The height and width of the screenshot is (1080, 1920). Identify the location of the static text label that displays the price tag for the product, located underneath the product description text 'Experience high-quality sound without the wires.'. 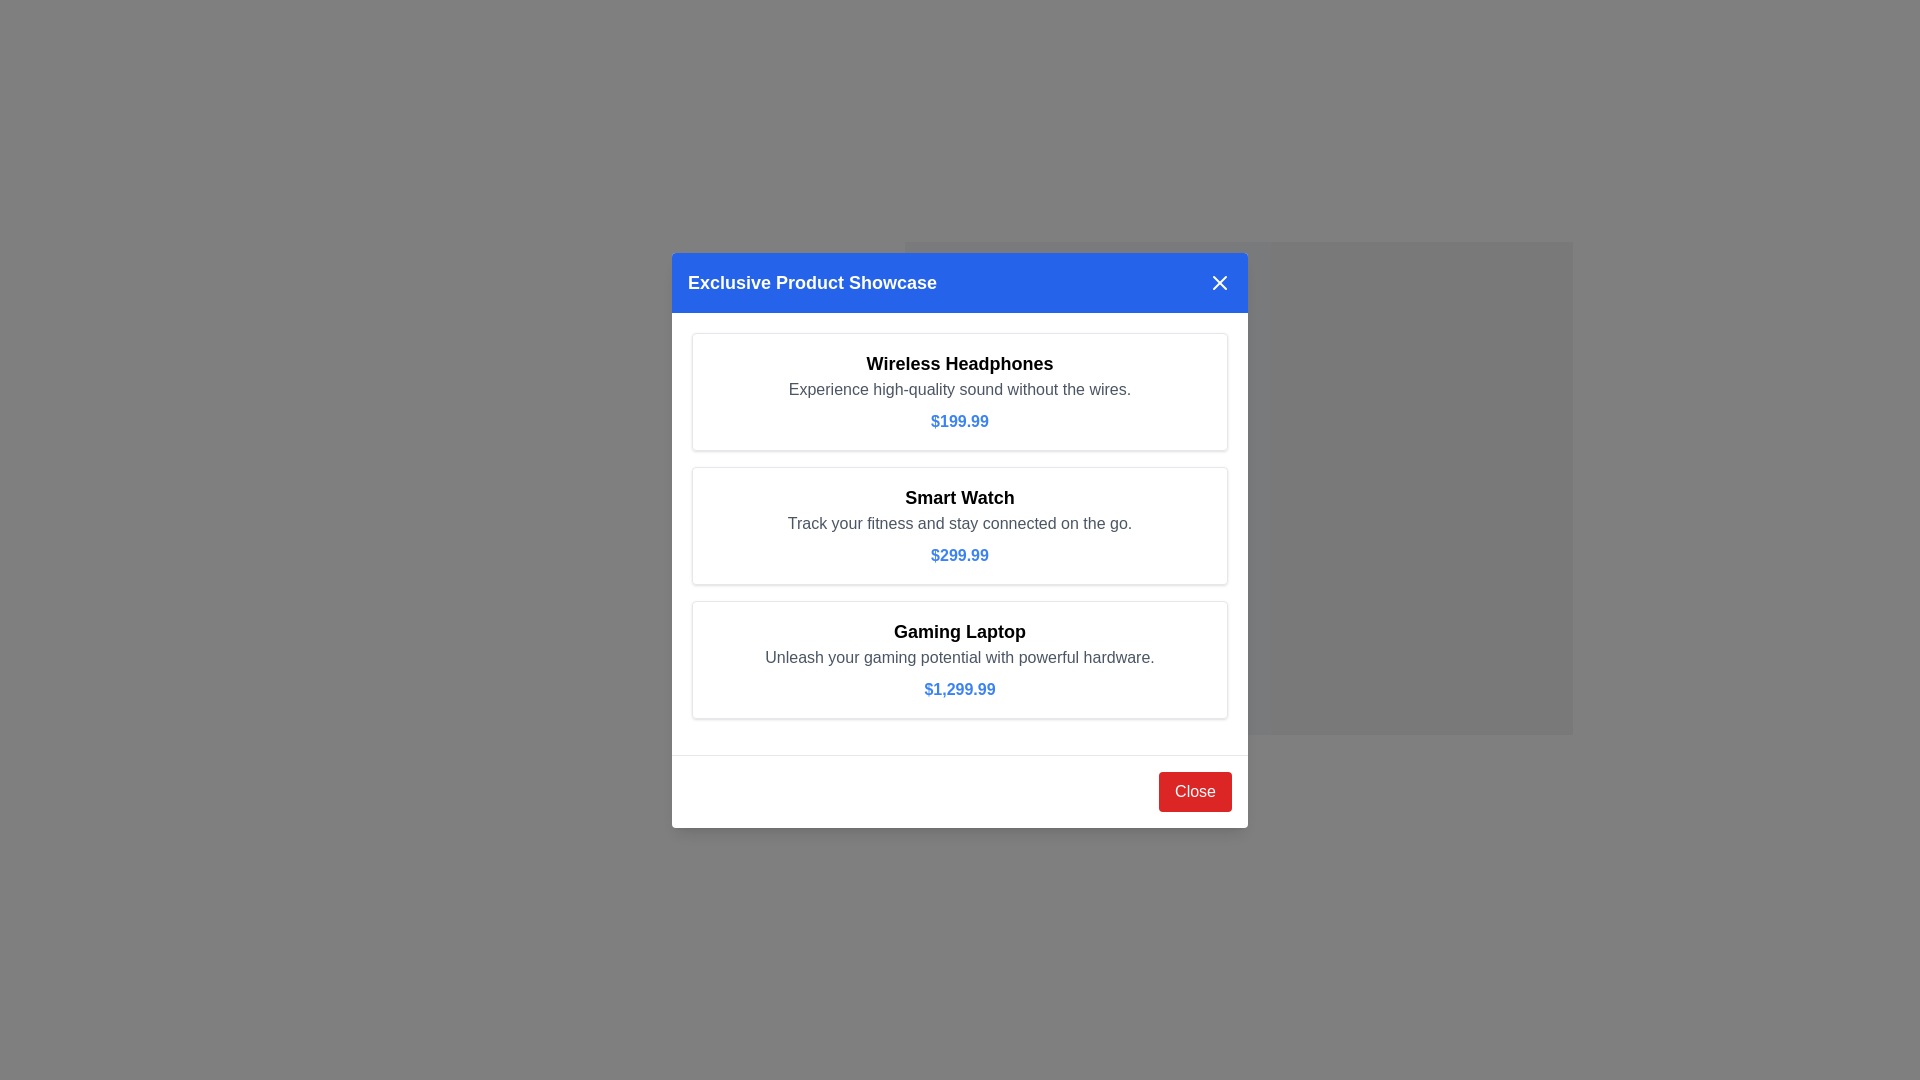
(960, 419).